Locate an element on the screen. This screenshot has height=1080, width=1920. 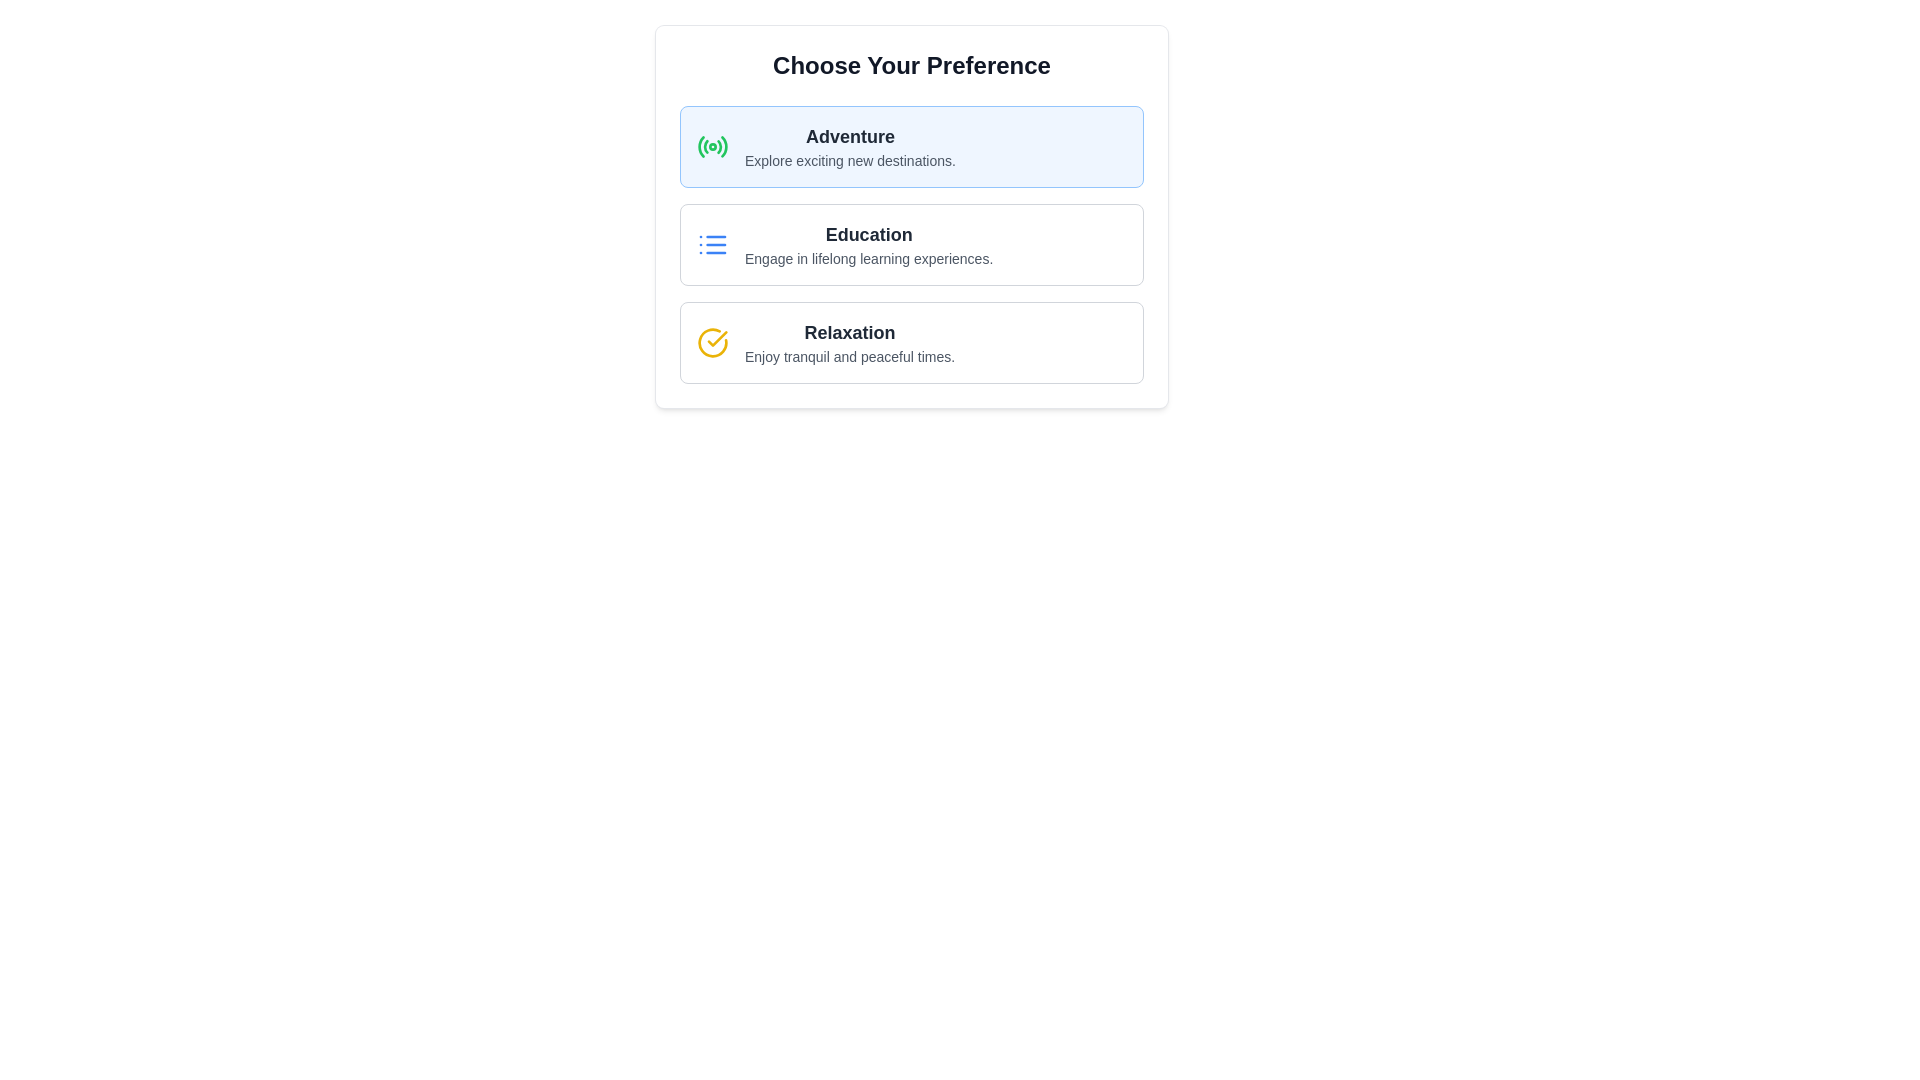
the 'Education' card in the preference selection interface is located at coordinates (911, 216).